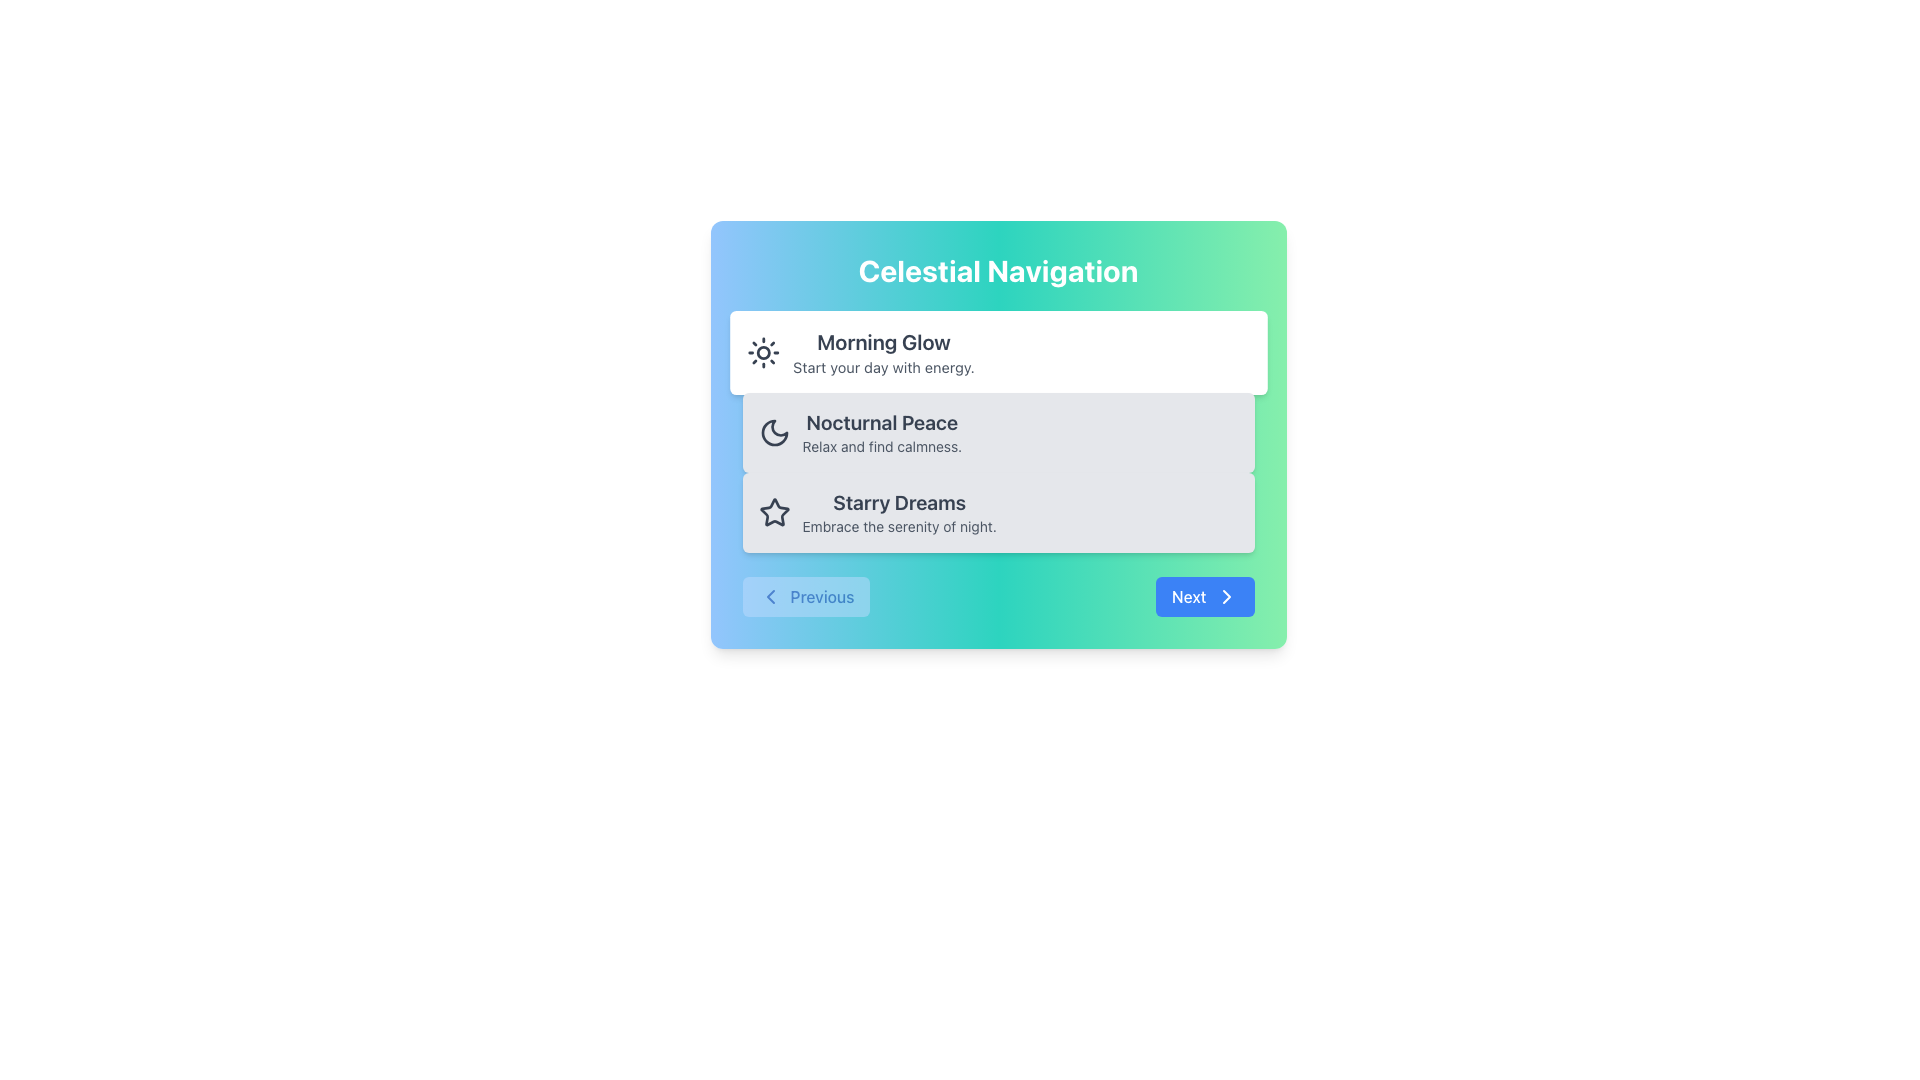 The height and width of the screenshot is (1080, 1920). Describe the element at coordinates (1225, 596) in the screenshot. I see `the rightward-pointing chevron icon next to the 'Next' button in the bottom-right corner of the 'Celestial Navigation' modal` at that location.